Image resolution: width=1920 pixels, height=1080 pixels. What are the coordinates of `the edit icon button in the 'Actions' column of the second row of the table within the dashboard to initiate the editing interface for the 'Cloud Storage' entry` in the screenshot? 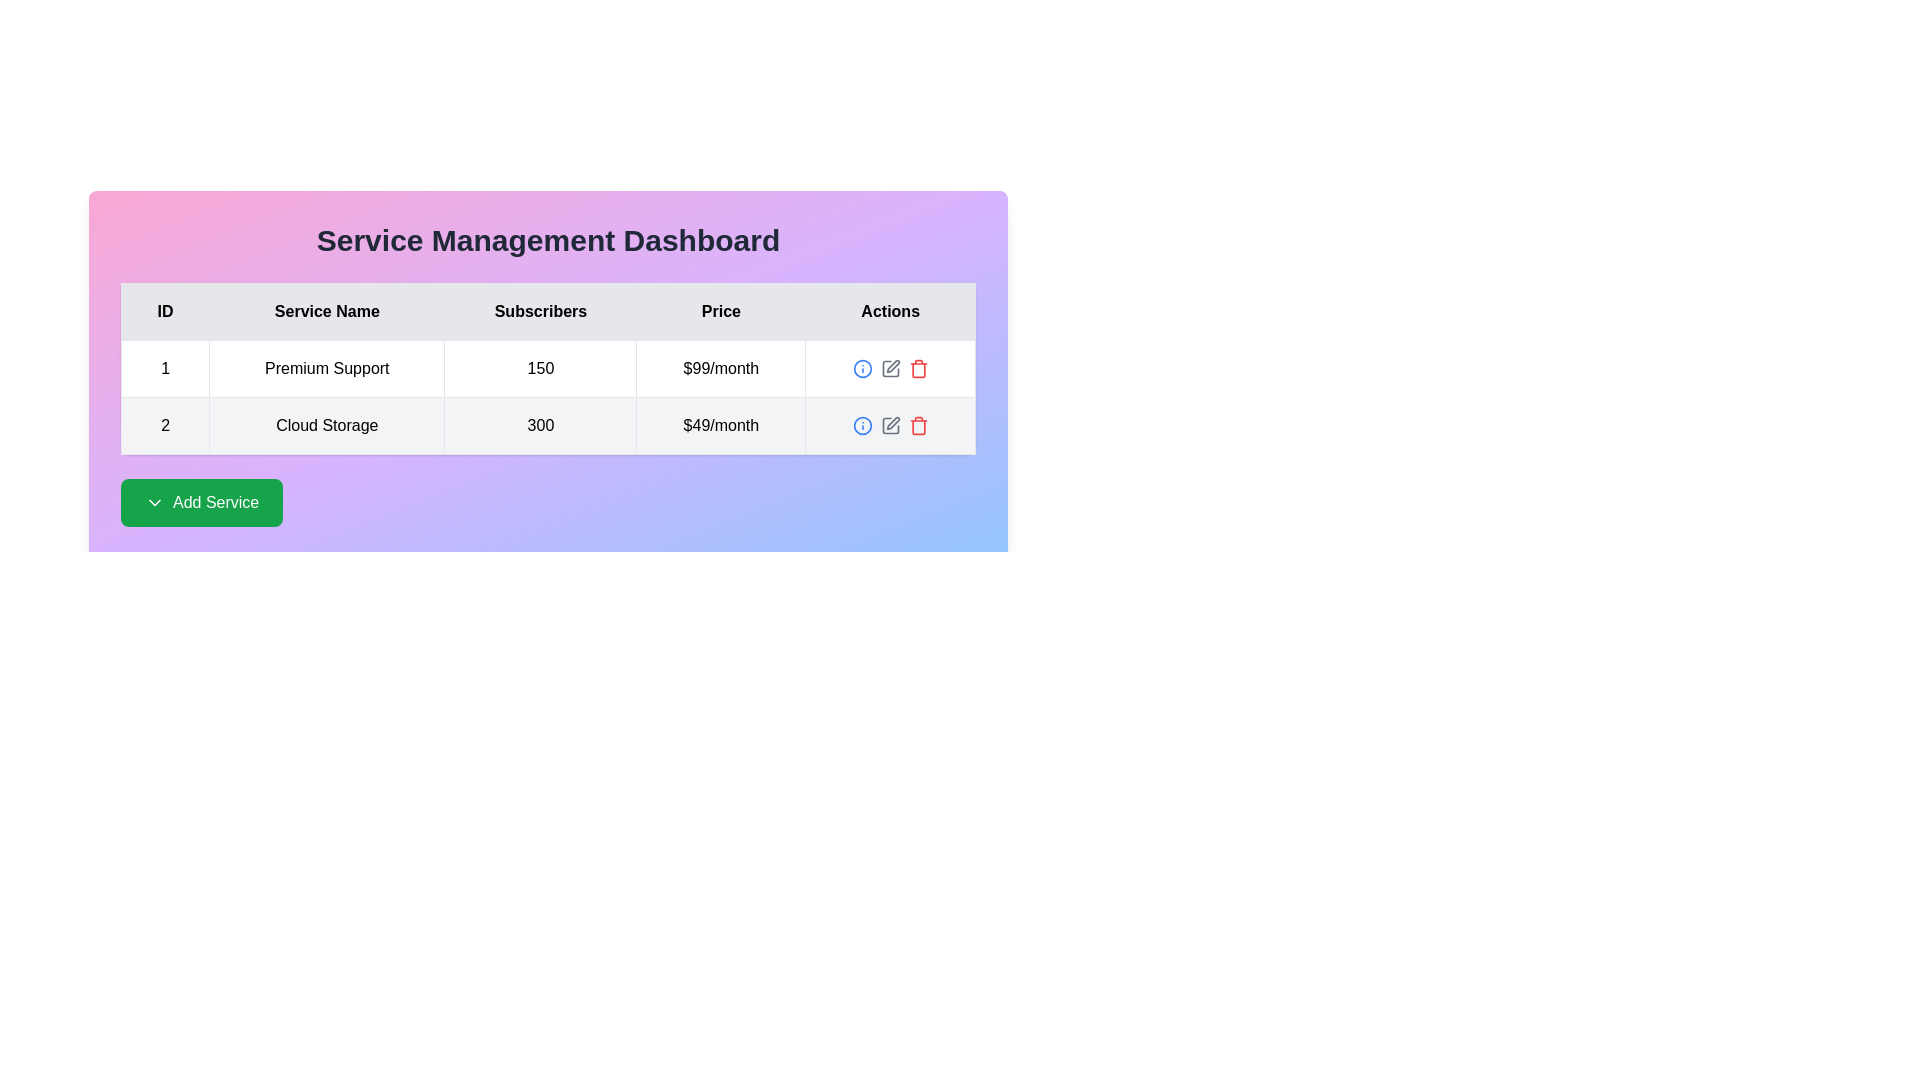 It's located at (889, 424).